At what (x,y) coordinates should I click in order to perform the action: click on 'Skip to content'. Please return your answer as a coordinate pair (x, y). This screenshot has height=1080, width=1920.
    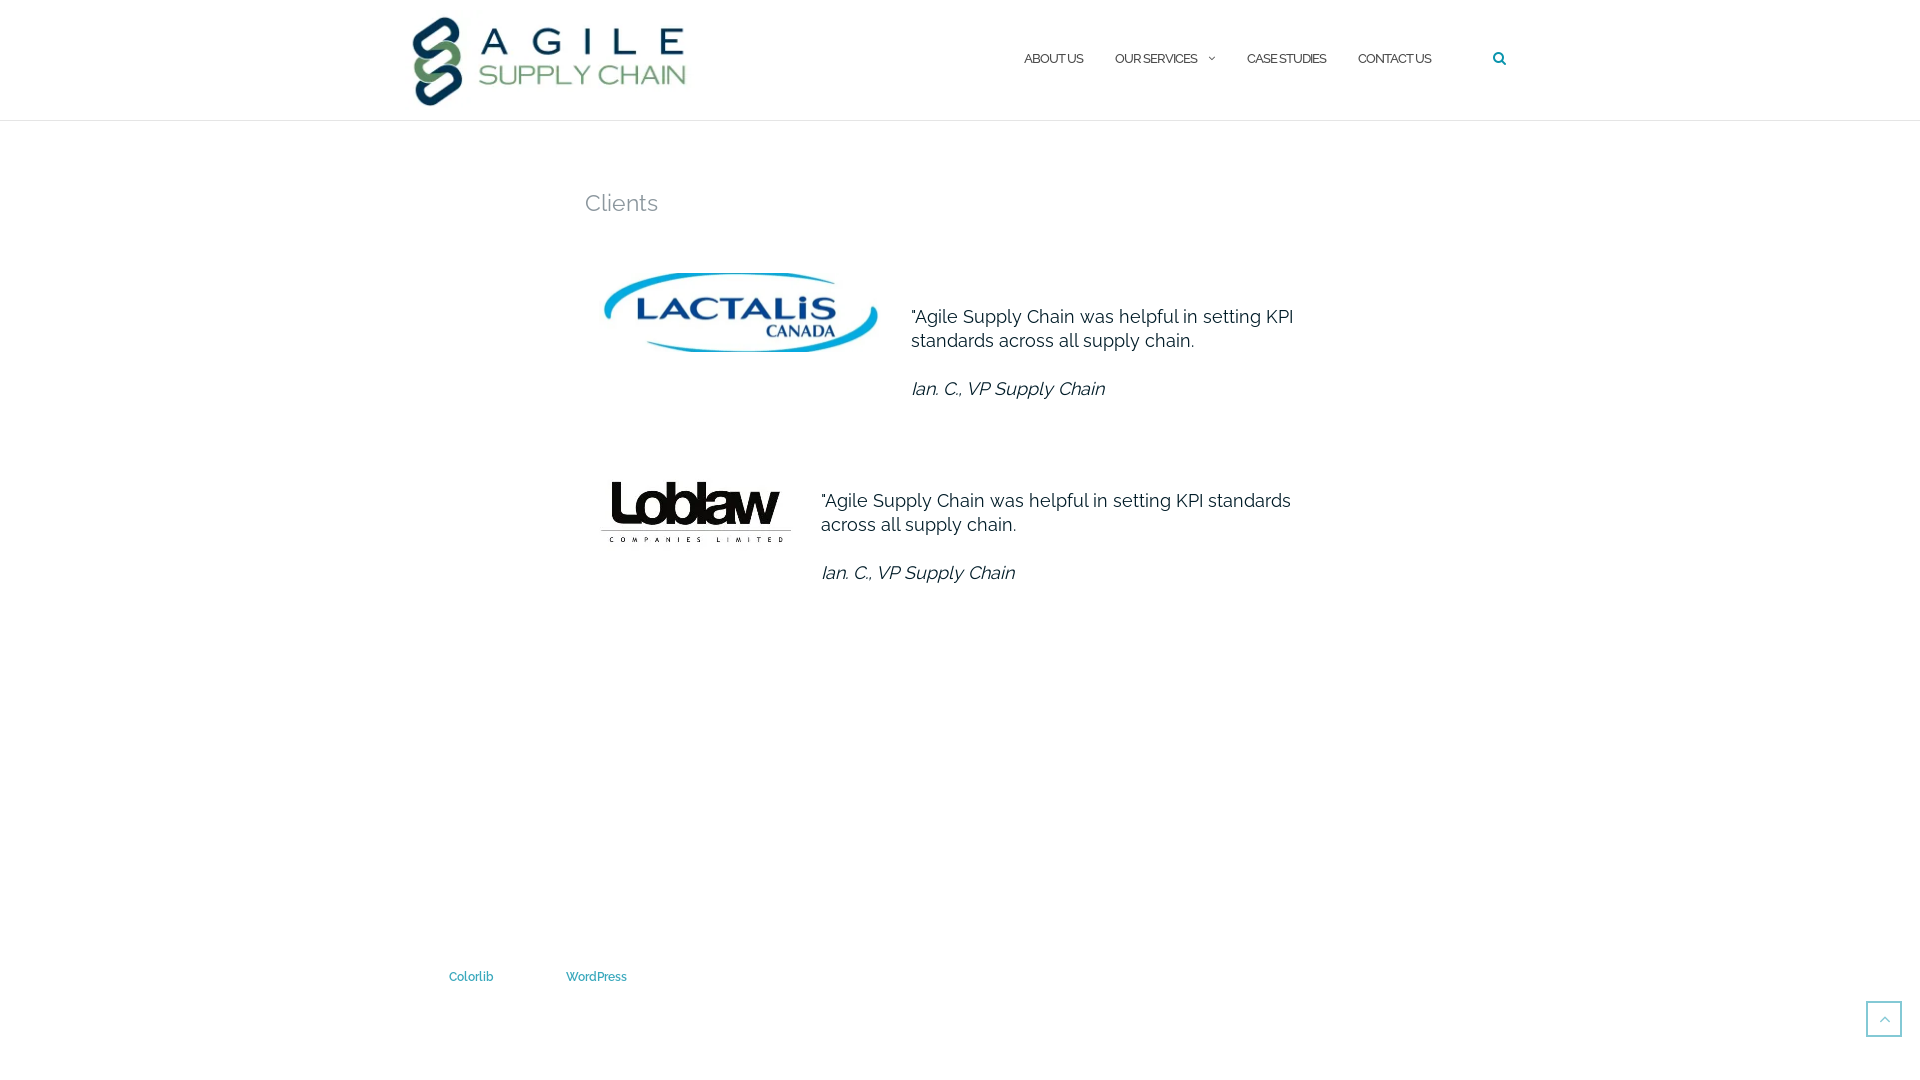
    Looking at the image, I should click on (0, 0).